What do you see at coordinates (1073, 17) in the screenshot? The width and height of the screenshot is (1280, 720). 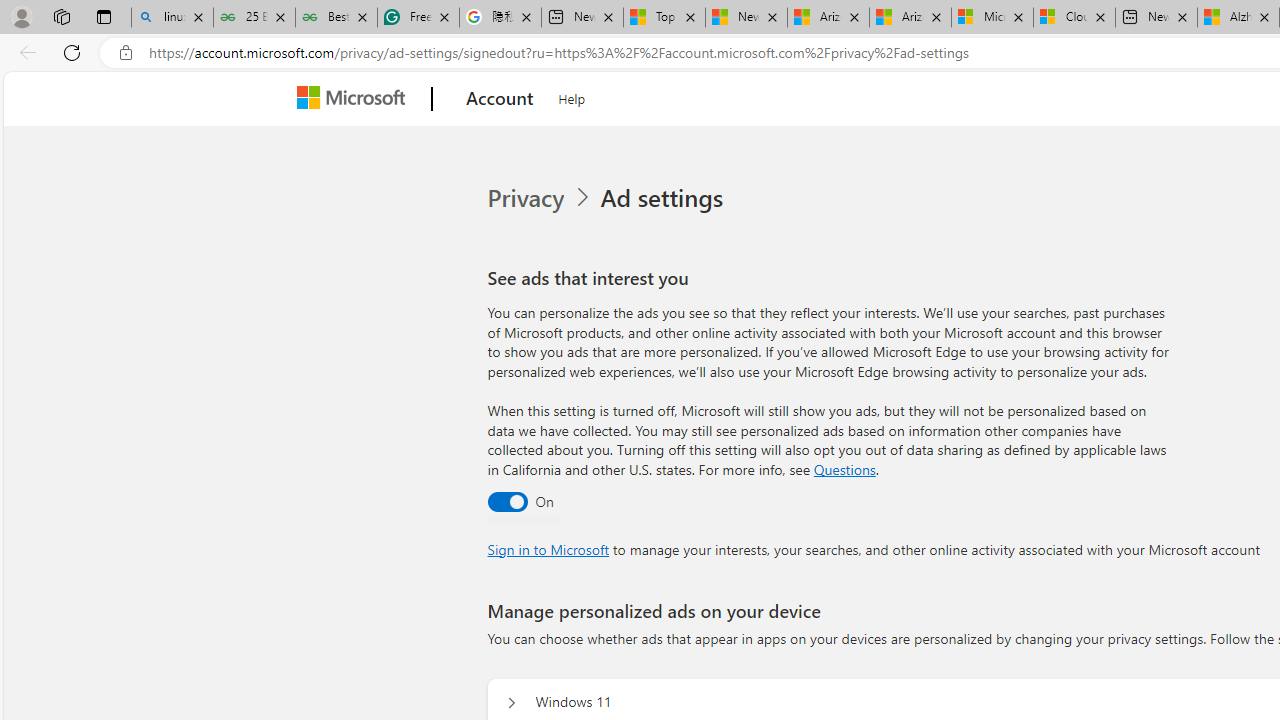 I see `'Cloud Computing Services | Microsoft Azure'` at bounding box center [1073, 17].